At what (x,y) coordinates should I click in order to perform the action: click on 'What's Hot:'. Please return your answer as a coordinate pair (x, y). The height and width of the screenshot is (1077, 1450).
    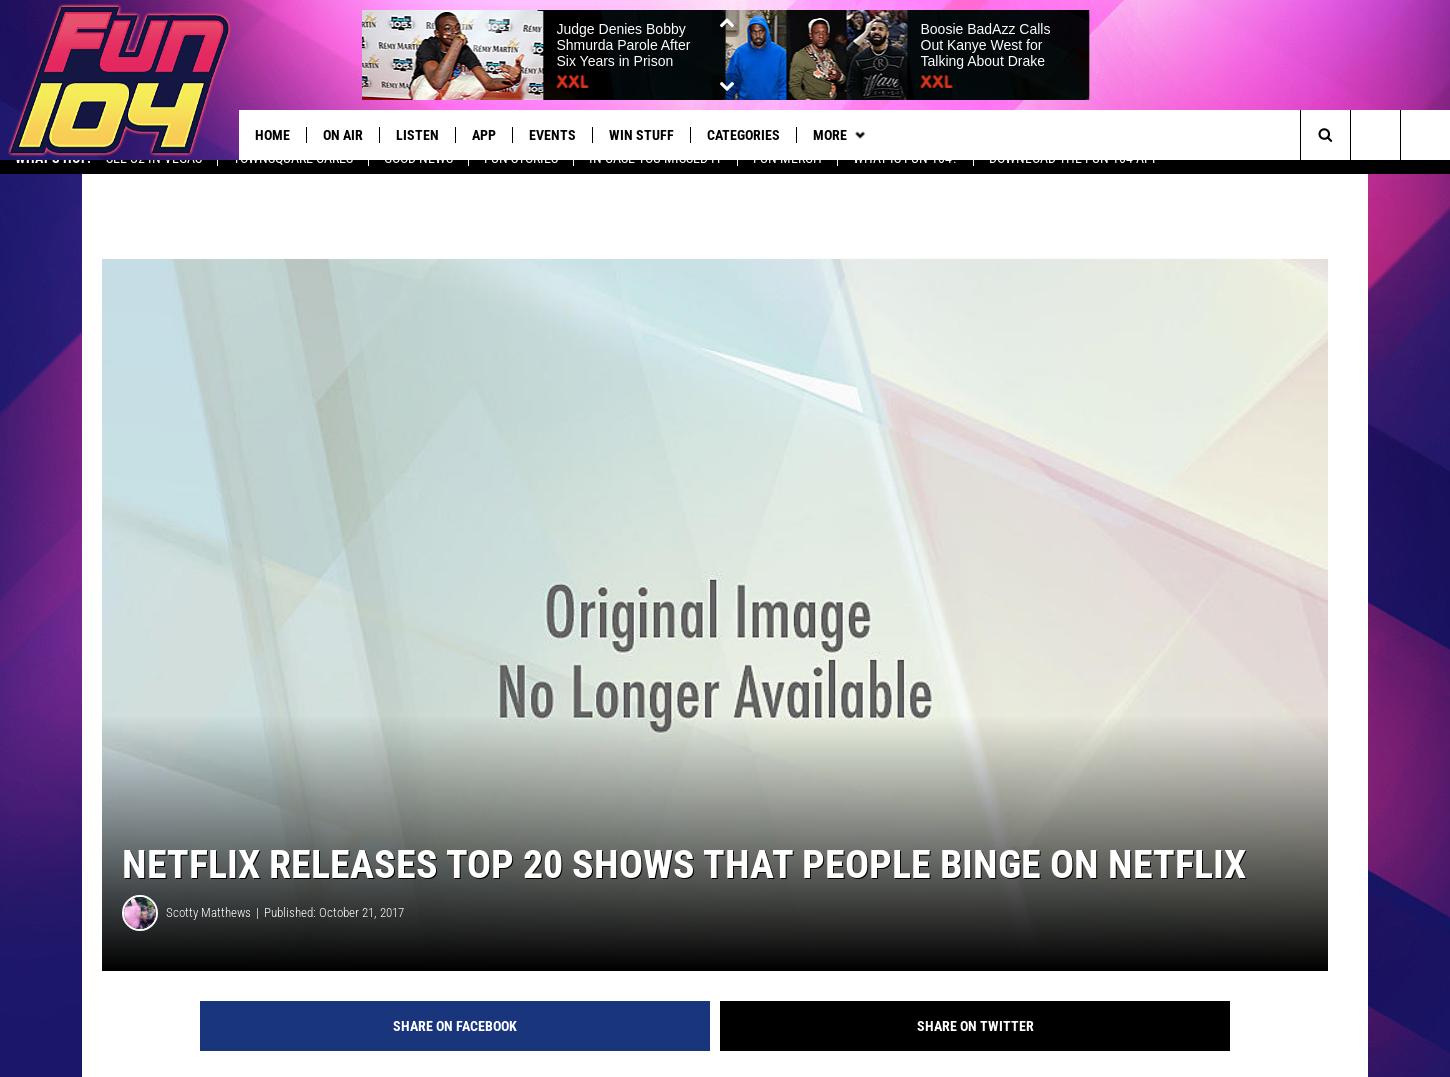
    Looking at the image, I should click on (53, 174).